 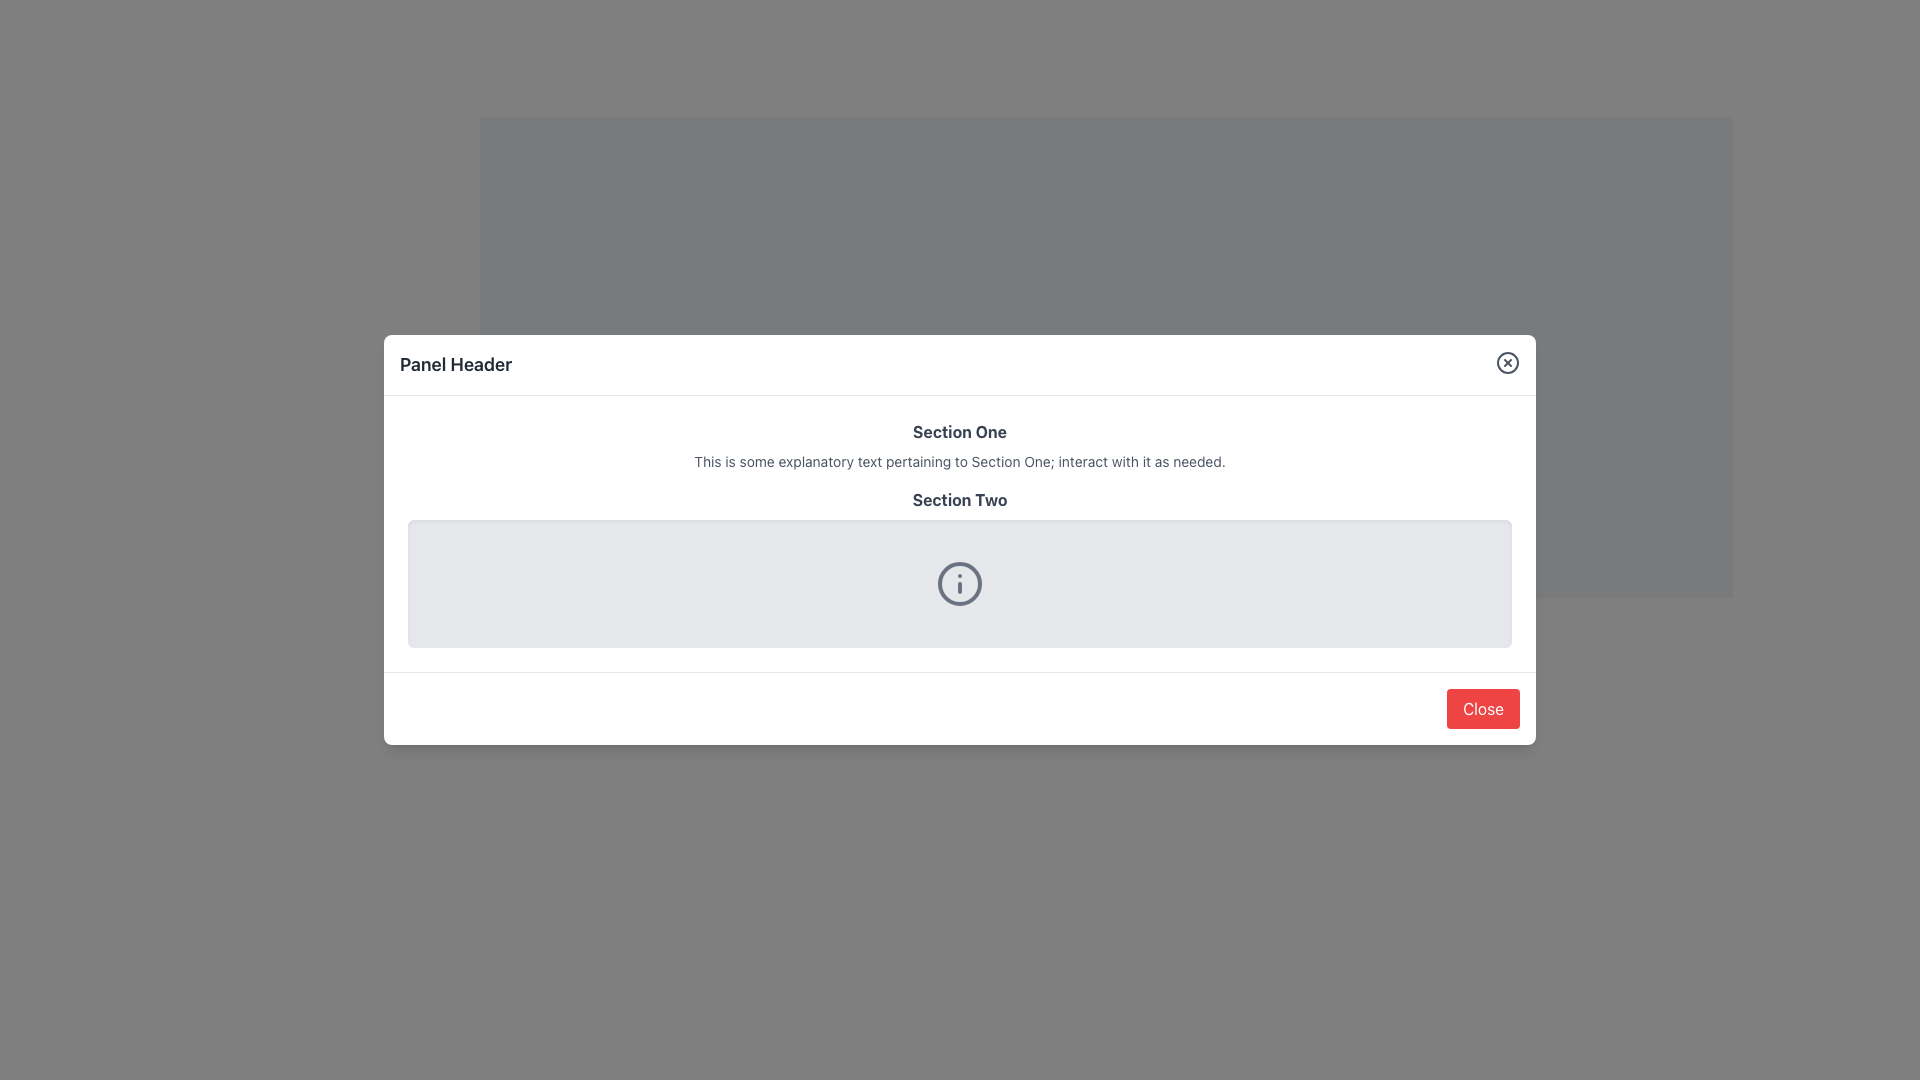 What do you see at coordinates (960, 499) in the screenshot?
I see `text label displaying 'Section Two' in bold, dark gray font, located centrally beneath a horizontal line divider` at bounding box center [960, 499].